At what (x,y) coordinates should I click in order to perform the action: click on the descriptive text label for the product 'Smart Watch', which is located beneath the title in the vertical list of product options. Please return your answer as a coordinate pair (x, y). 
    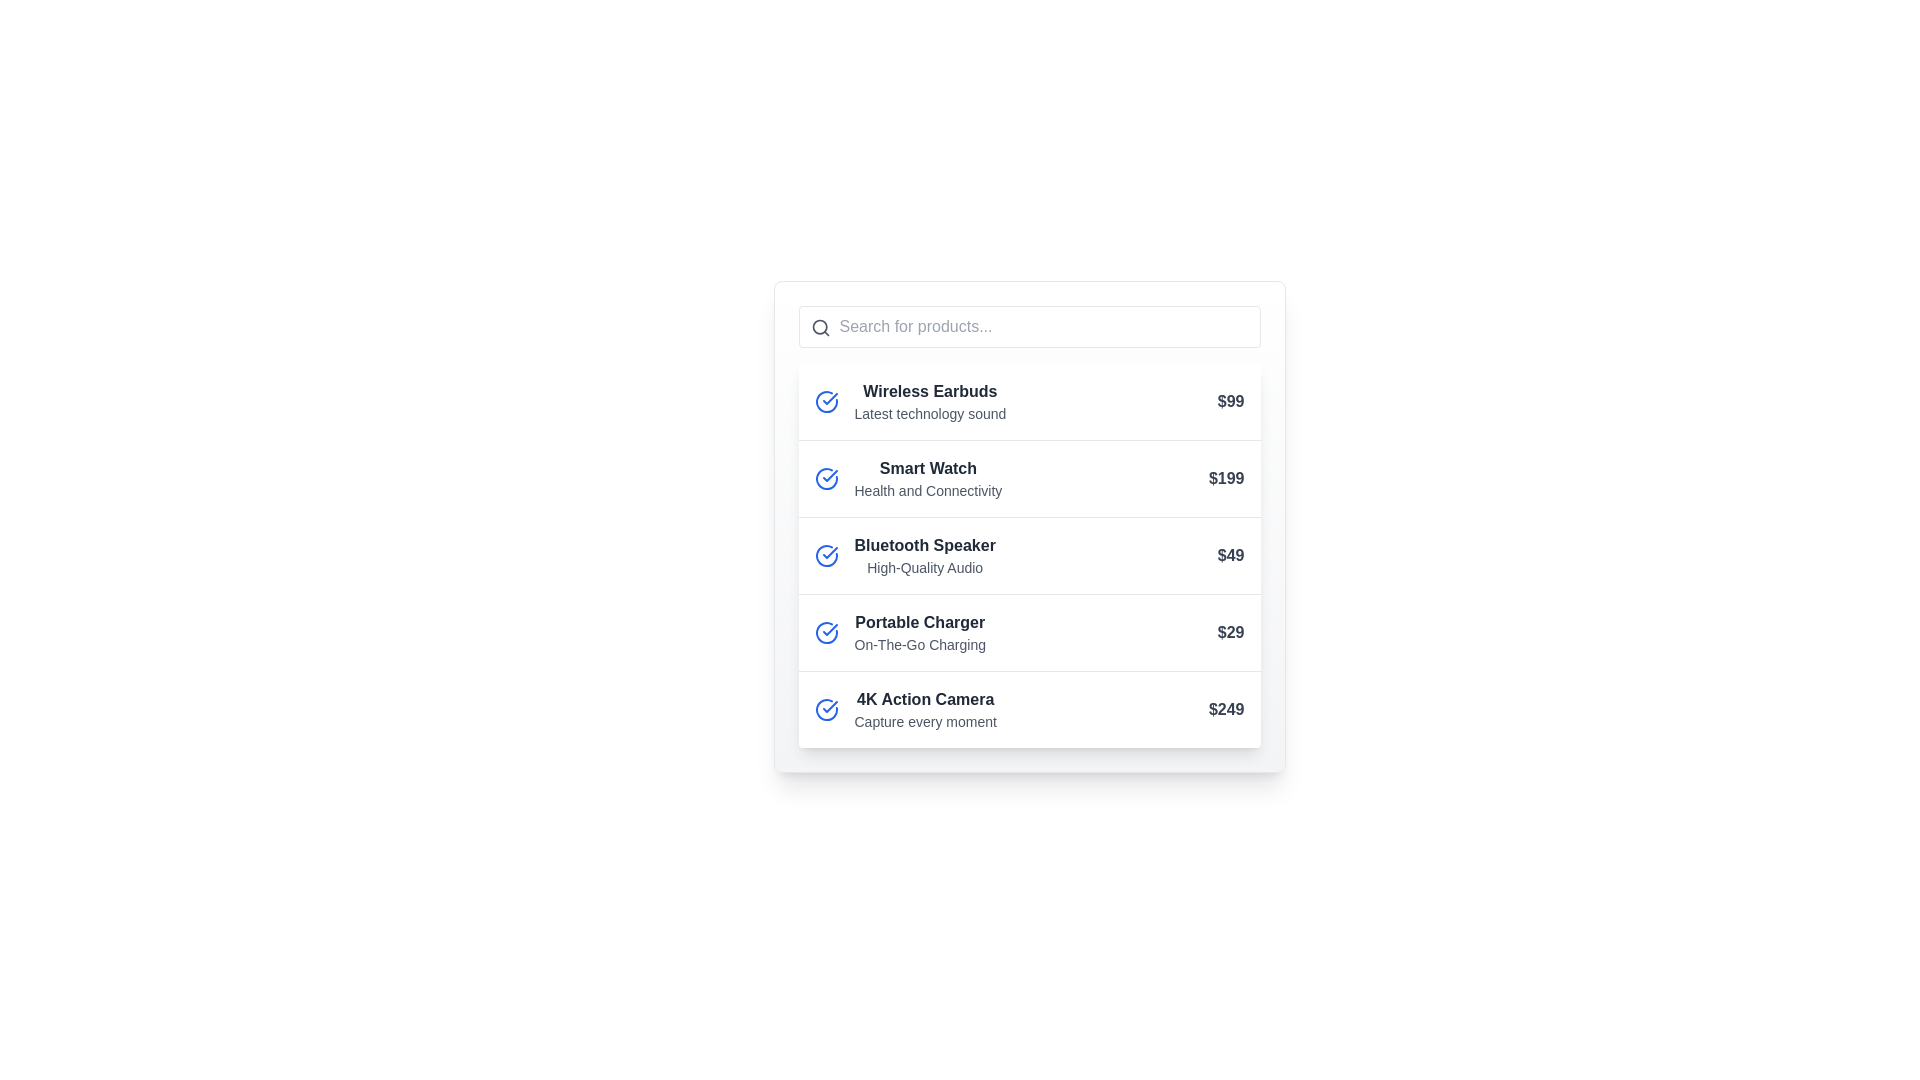
    Looking at the image, I should click on (927, 490).